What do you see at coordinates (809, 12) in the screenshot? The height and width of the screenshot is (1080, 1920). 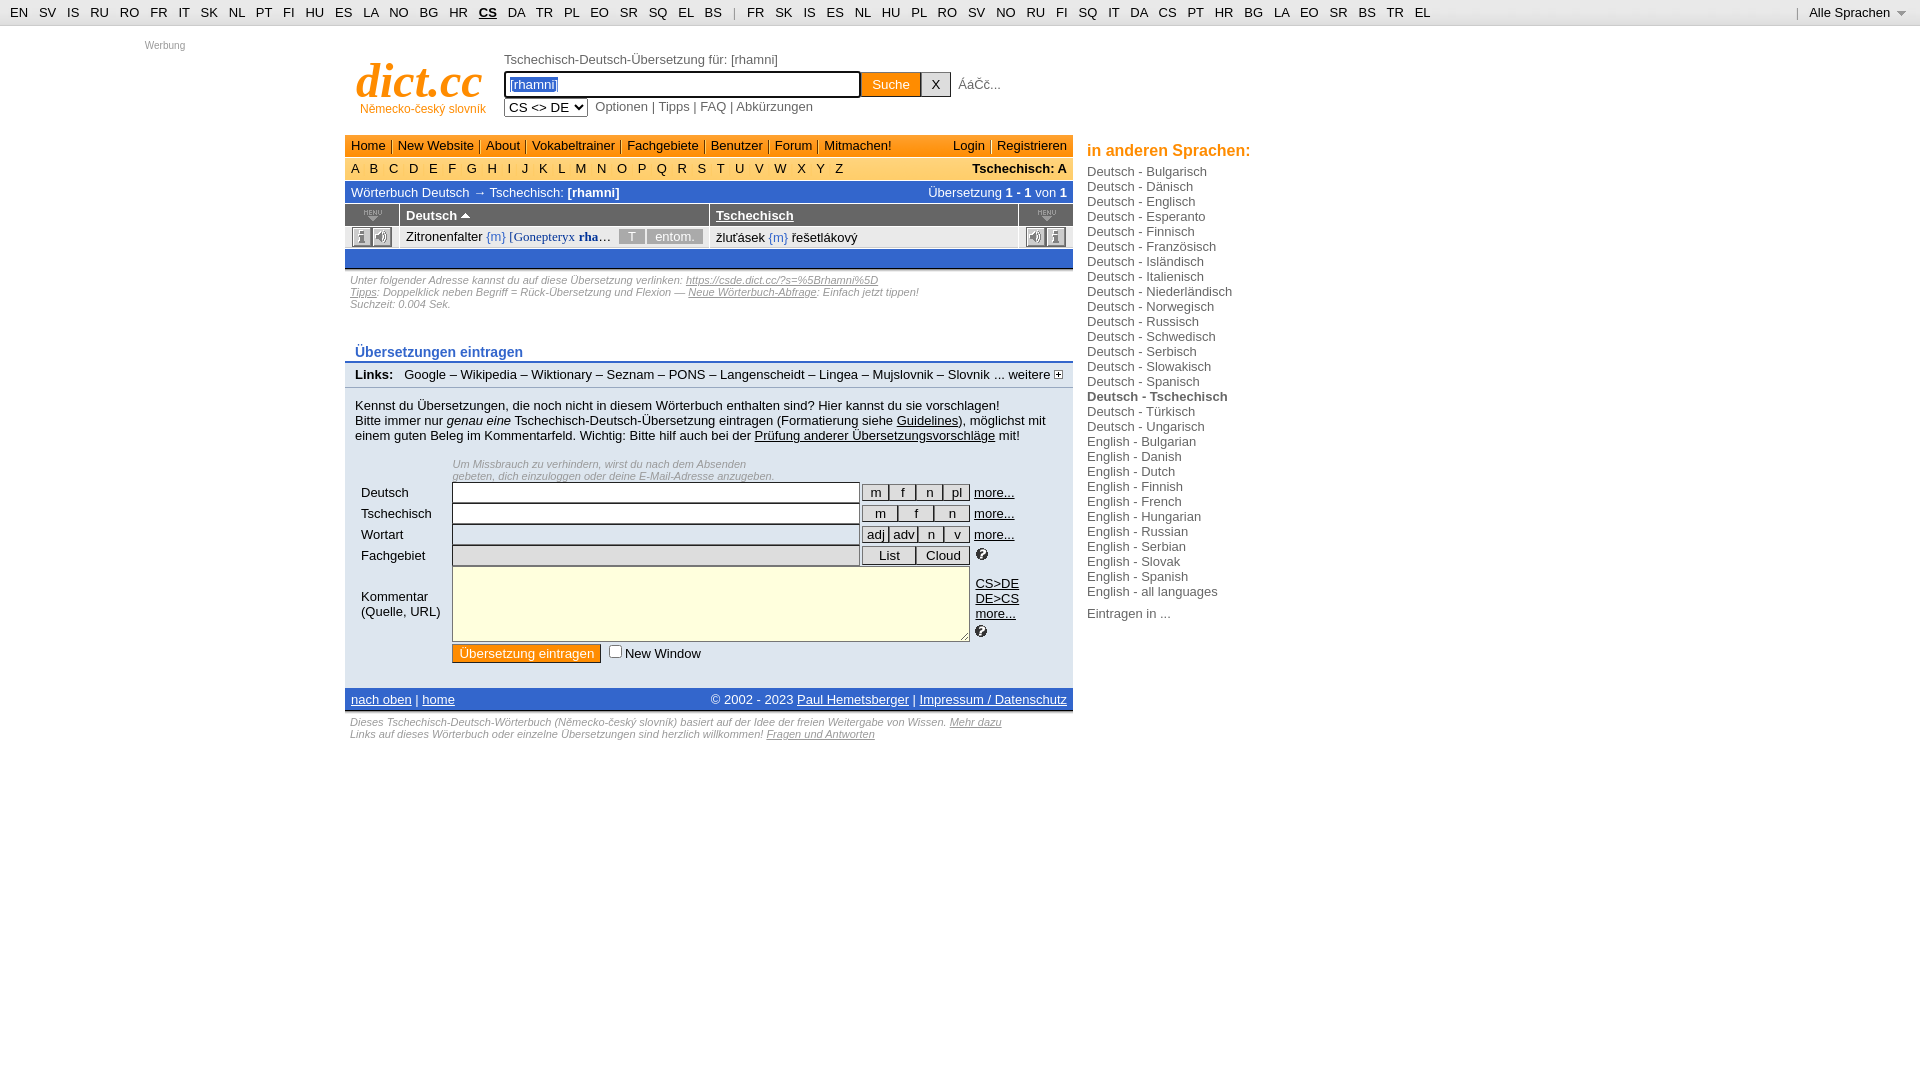 I see `'IS'` at bounding box center [809, 12].